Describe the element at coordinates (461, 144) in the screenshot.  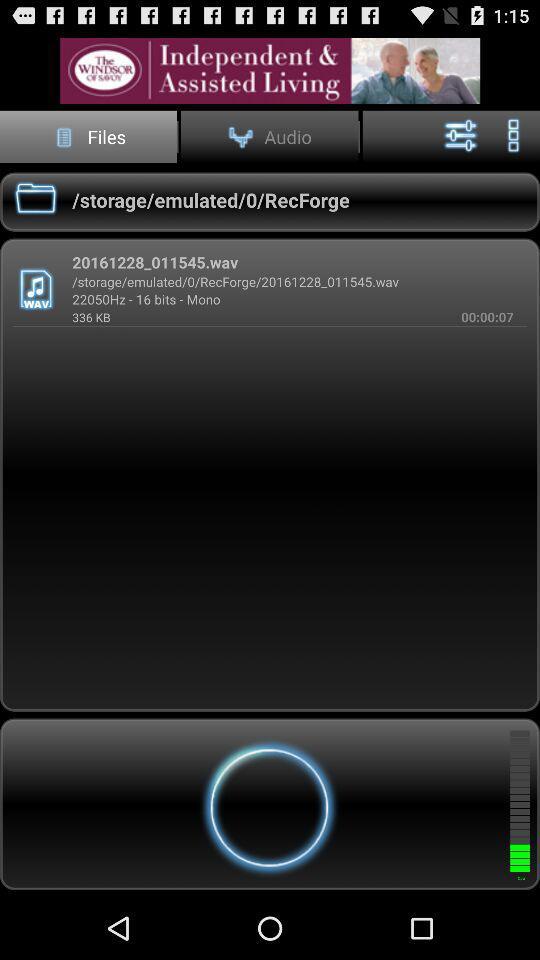
I see `the sliders icon` at that location.